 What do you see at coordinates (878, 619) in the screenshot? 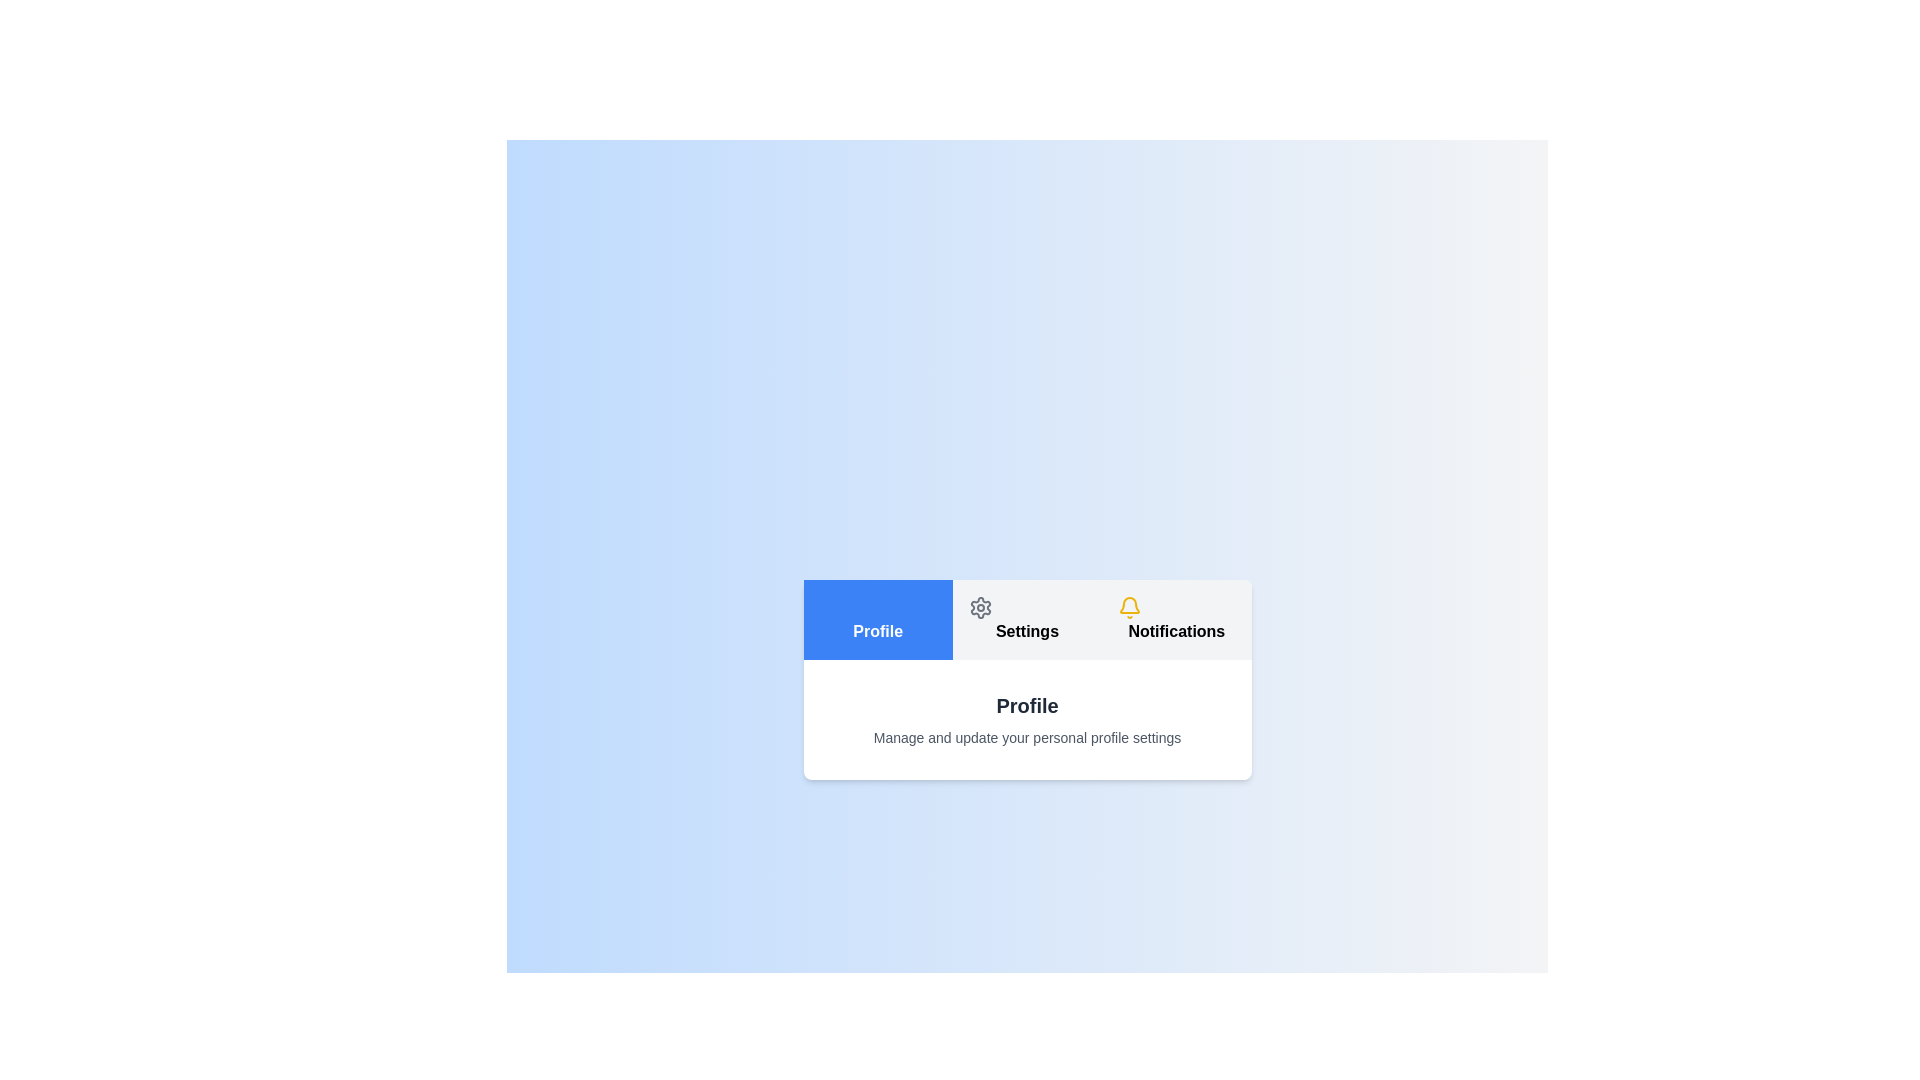
I see `the Profile tab to switch views` at bounding box center [878, 619].